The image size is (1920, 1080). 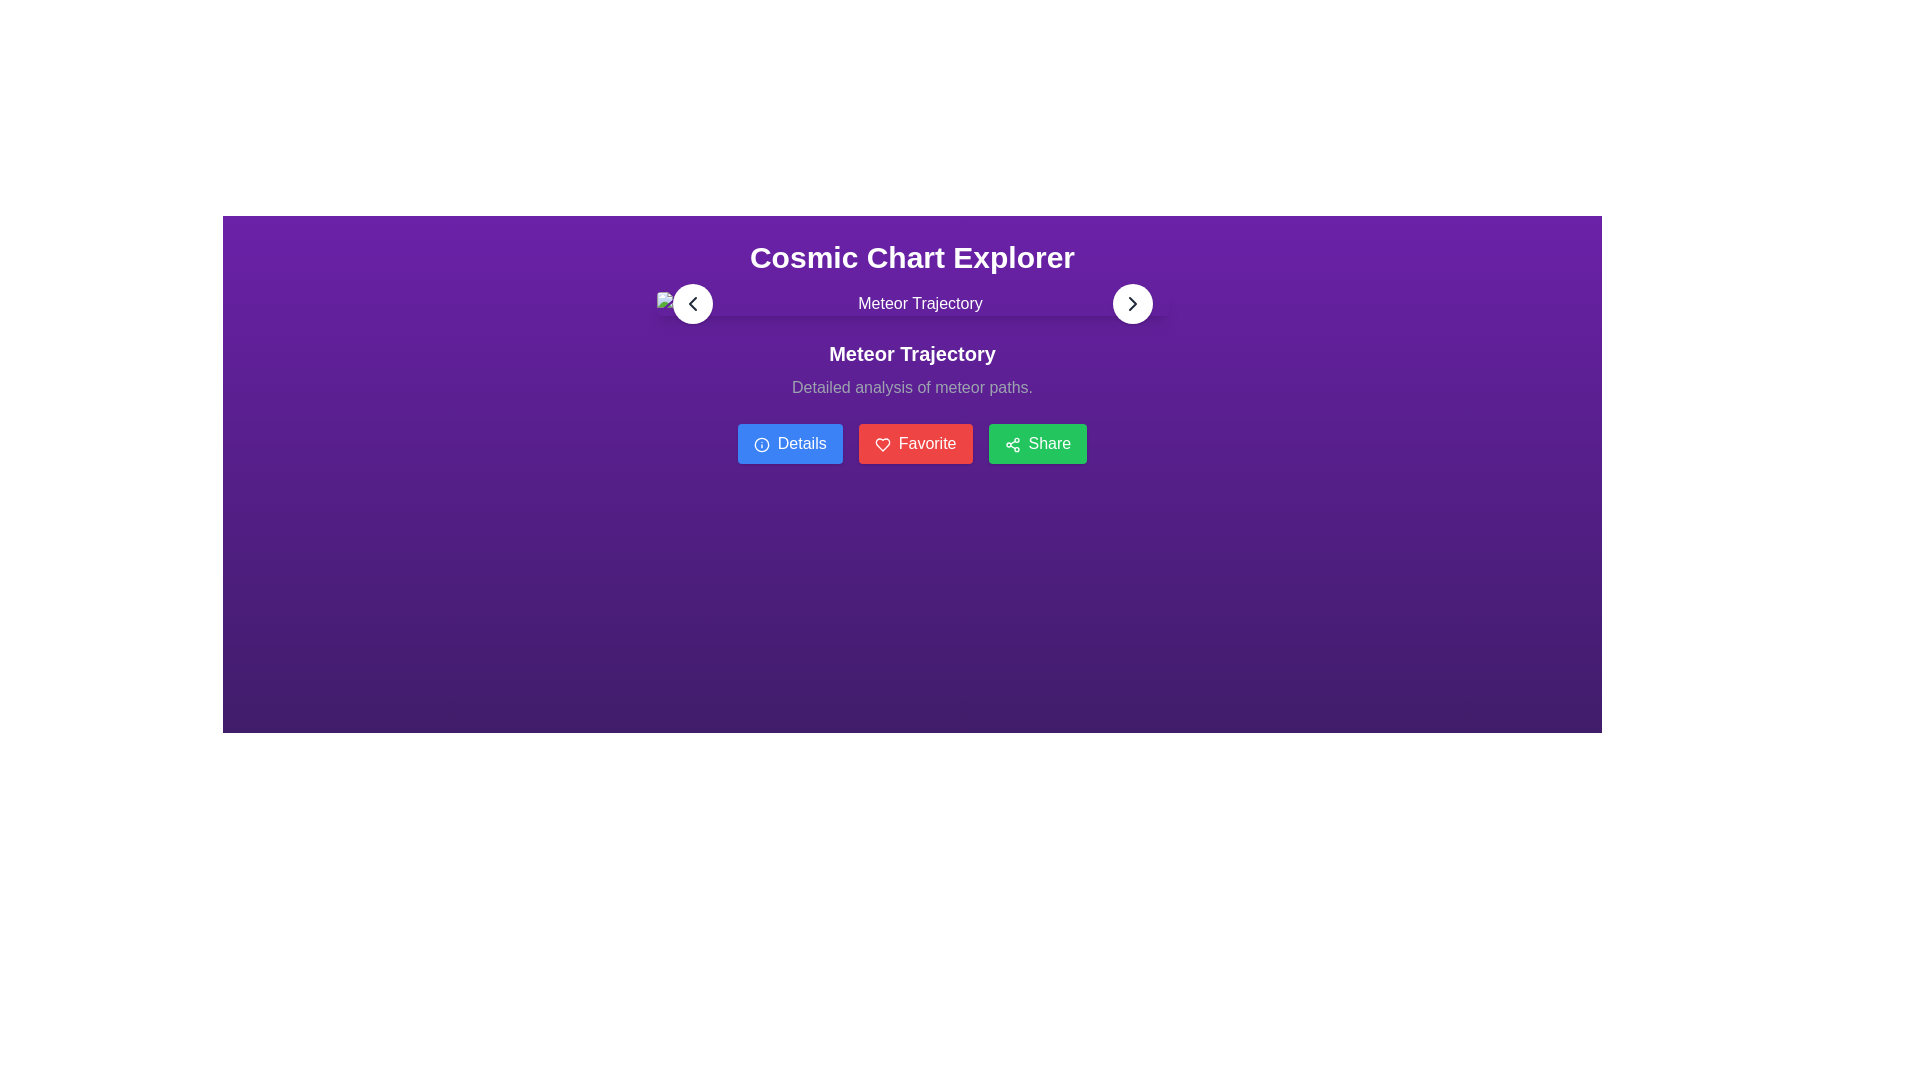 What do you see at coordinates (911, 370) in the screenshot?
I see `the static informational text block that displays a title and subtitle, located centrally underneath the main title 'Cosmic Chart Explorer', above the buttons labeled 'Details', 'Favorite', and 'Share'` at bounding box center [911, 370].